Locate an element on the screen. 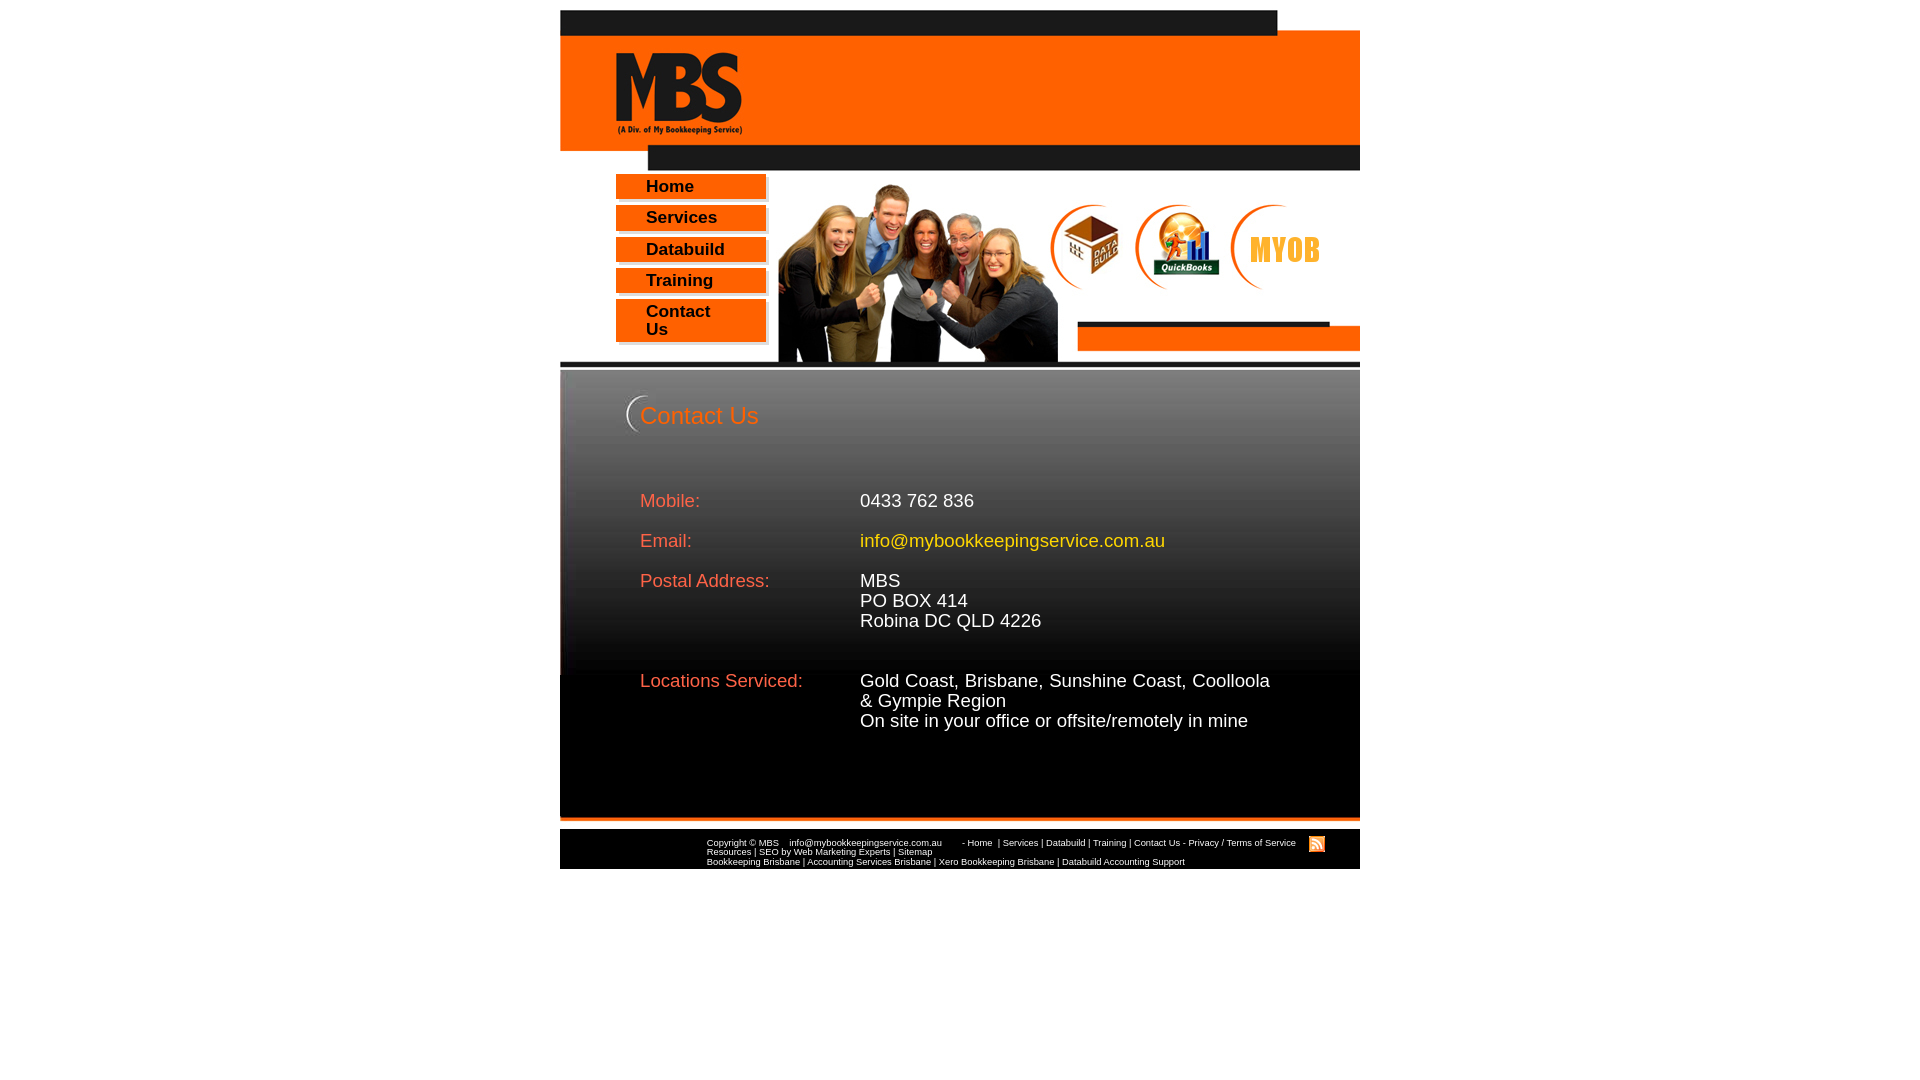 The image size is (1920, 1080). 'Training' is located at coordinates (691, 280).